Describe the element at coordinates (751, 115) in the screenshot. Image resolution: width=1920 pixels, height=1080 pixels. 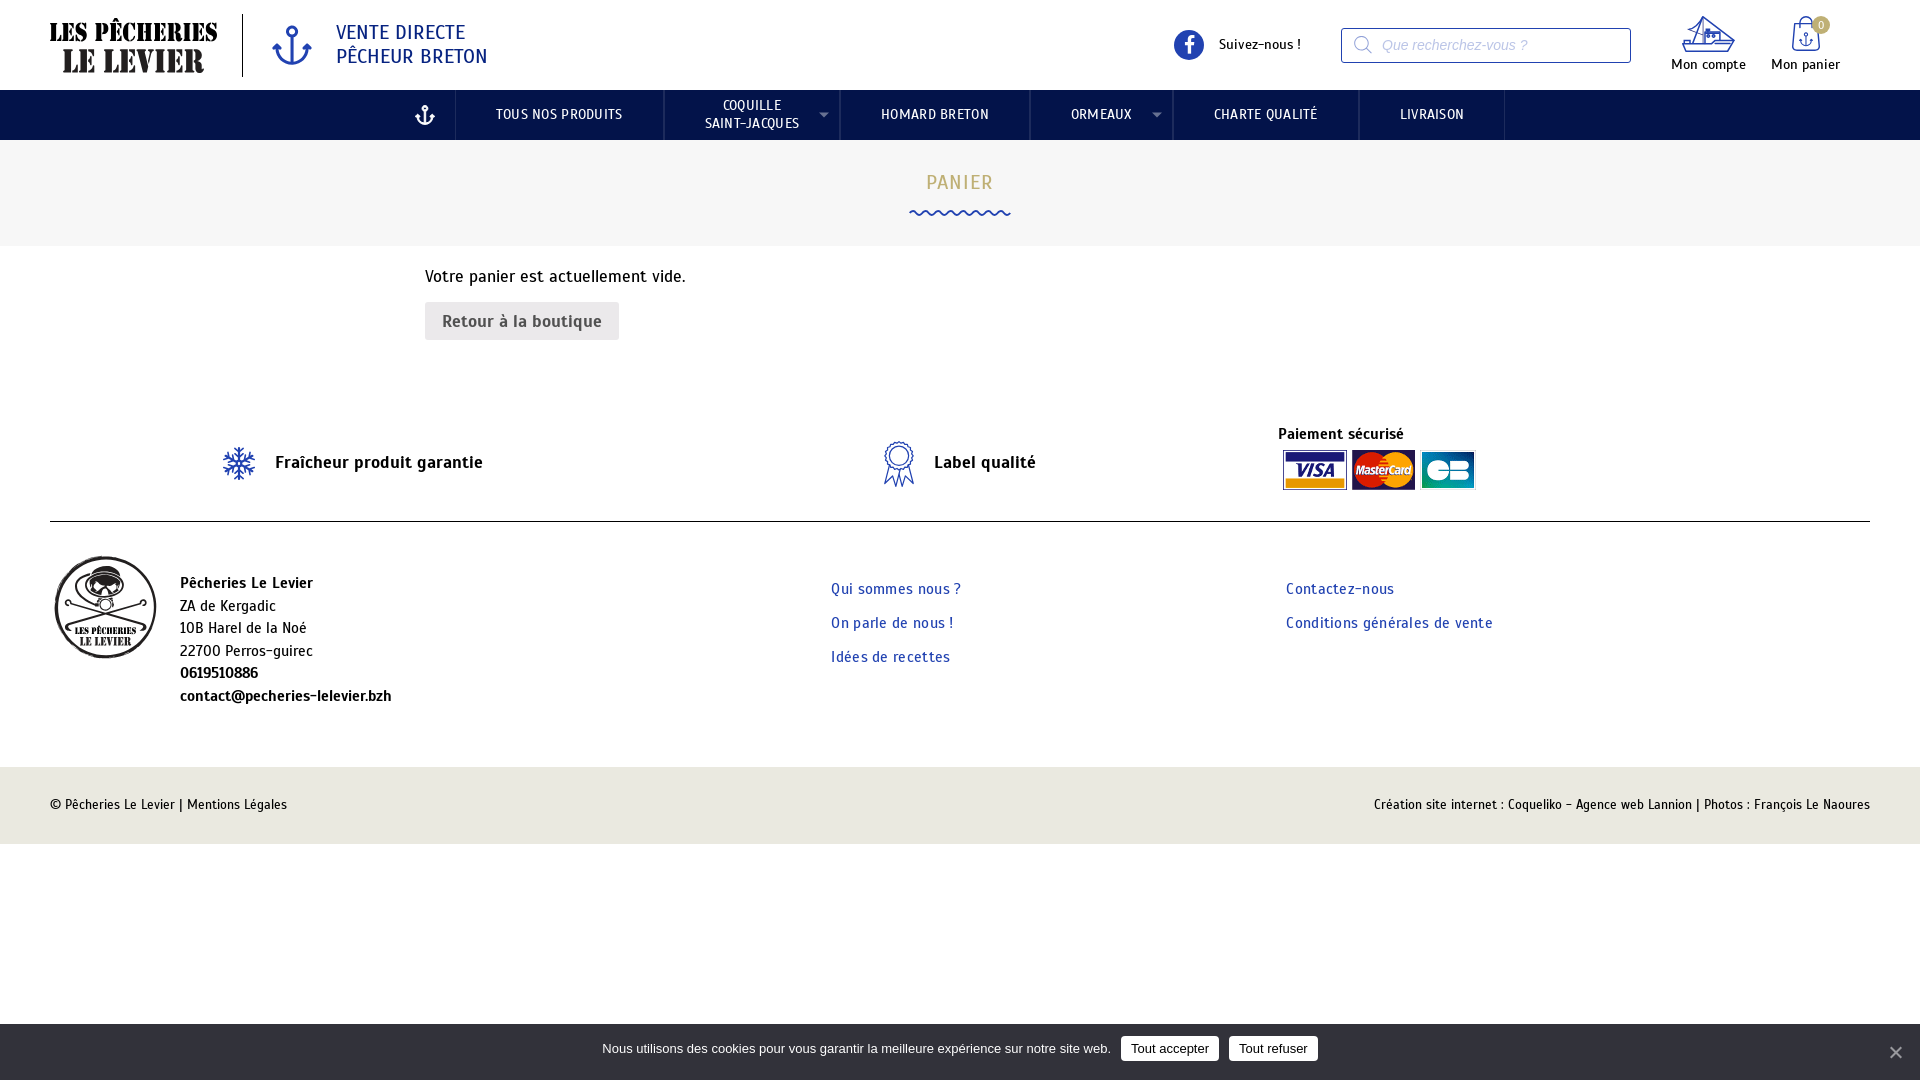
I see `'COQUILLE` at that location.